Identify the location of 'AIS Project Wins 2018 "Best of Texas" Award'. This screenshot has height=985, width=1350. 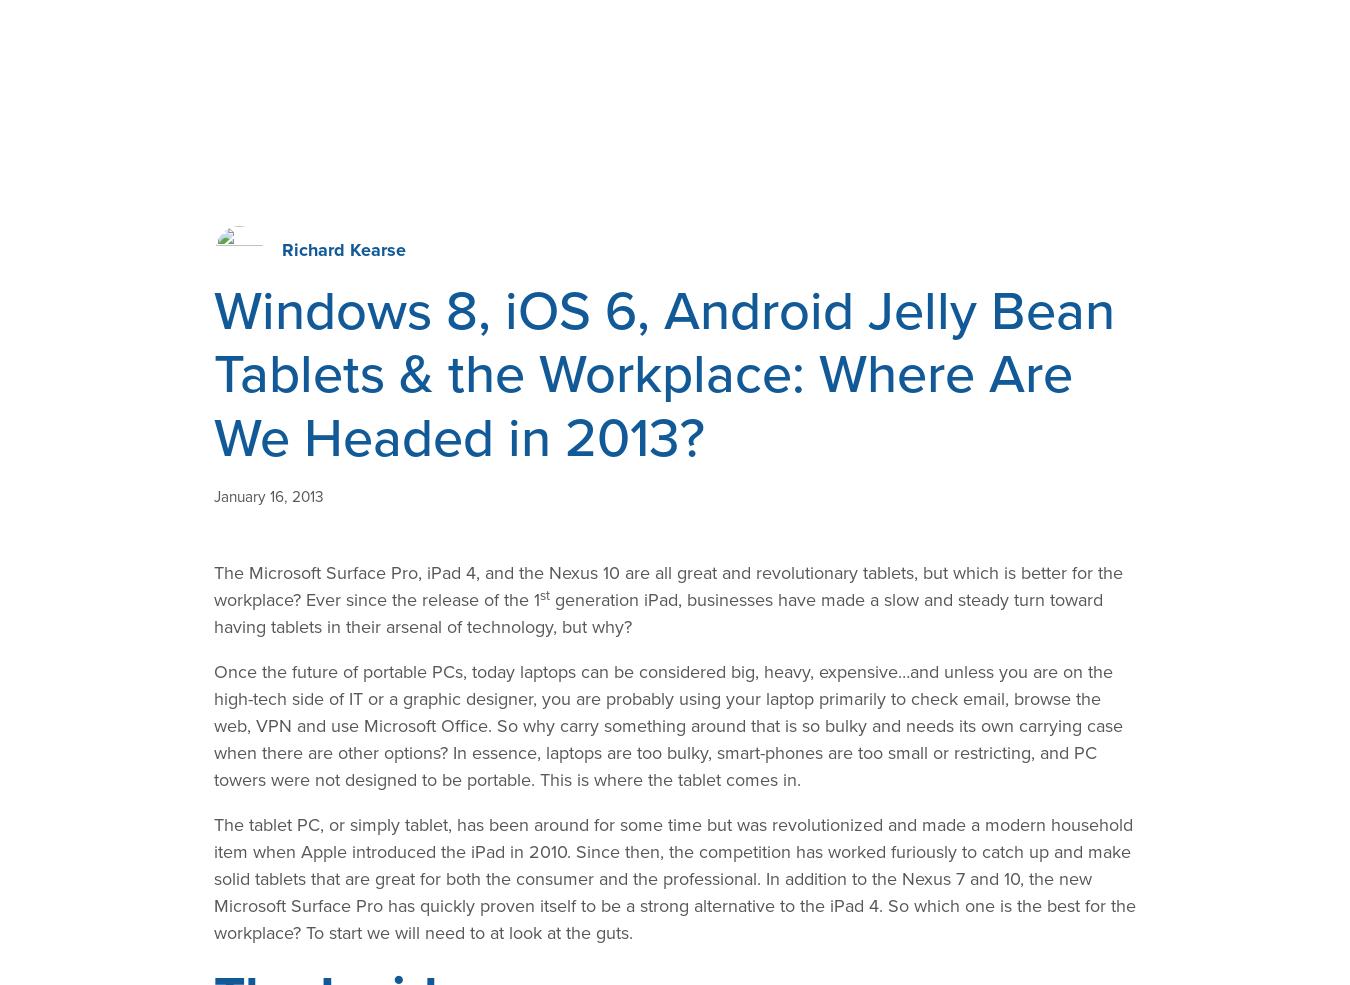
(1035, 783).